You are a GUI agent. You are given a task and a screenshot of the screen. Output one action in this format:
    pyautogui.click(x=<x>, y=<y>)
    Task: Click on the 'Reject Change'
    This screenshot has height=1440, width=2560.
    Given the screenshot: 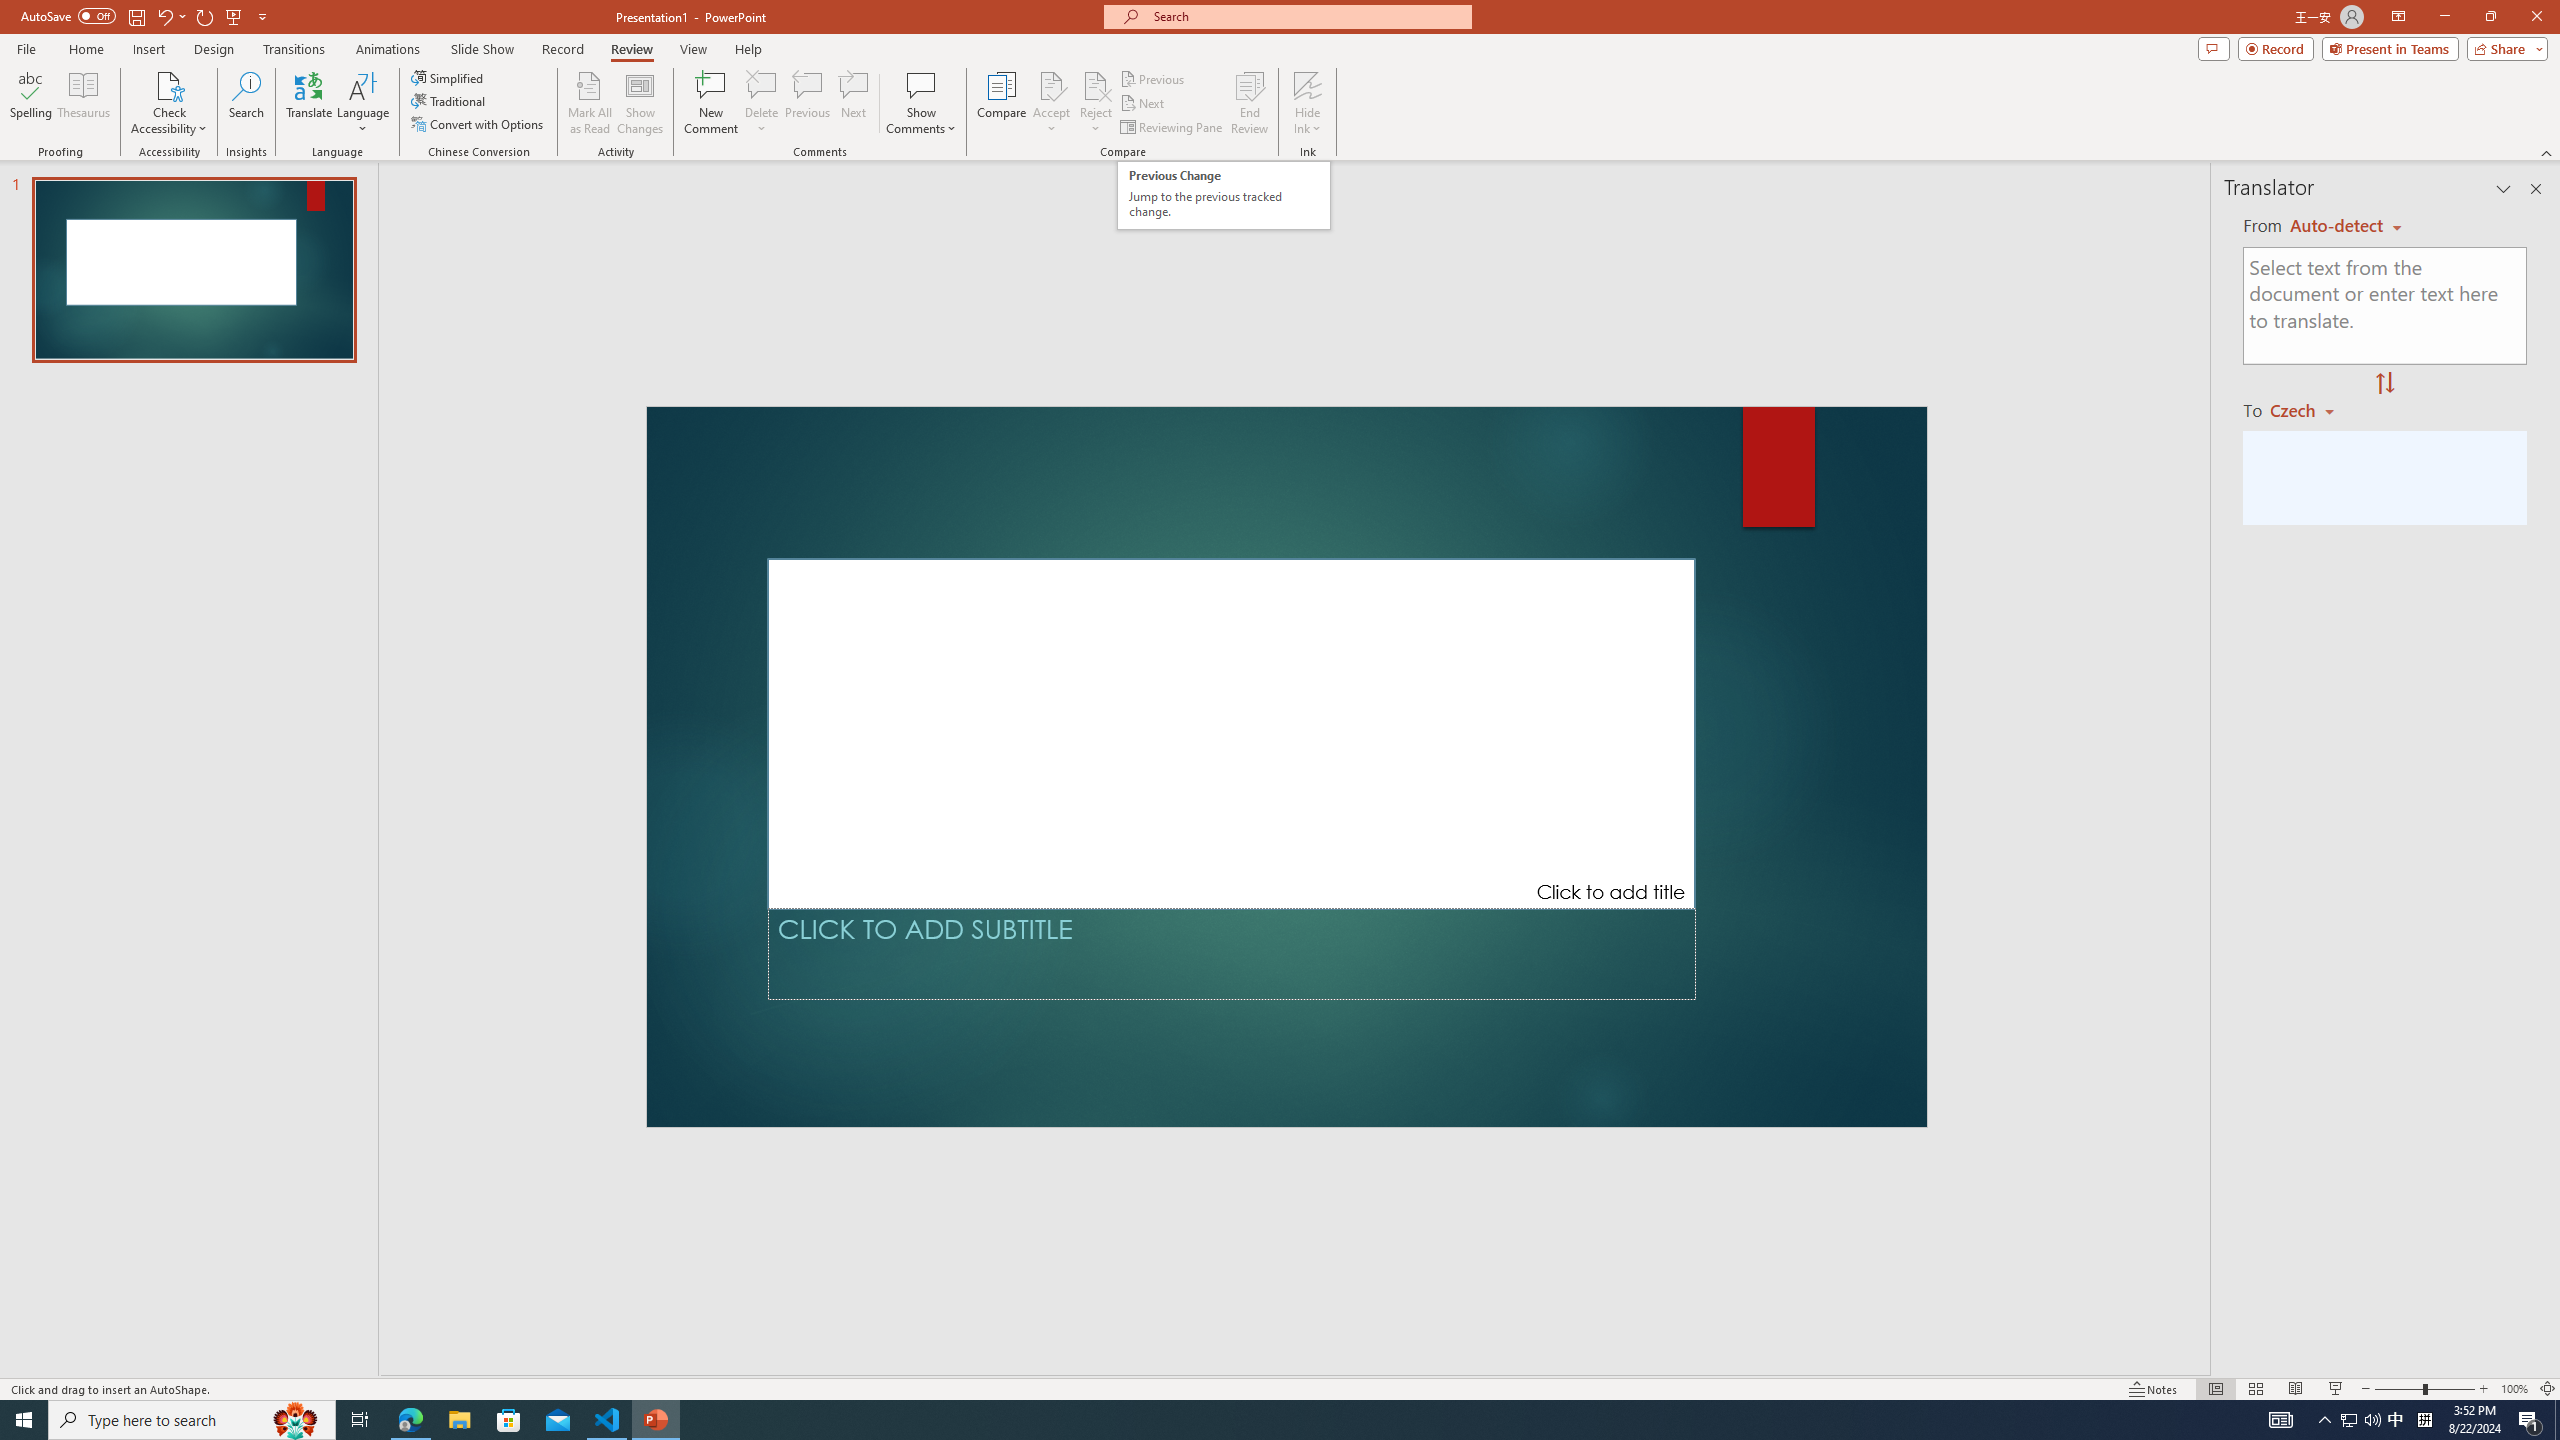 What is the action you would take?
    pyautogui.click(x=1094, y=84)
    